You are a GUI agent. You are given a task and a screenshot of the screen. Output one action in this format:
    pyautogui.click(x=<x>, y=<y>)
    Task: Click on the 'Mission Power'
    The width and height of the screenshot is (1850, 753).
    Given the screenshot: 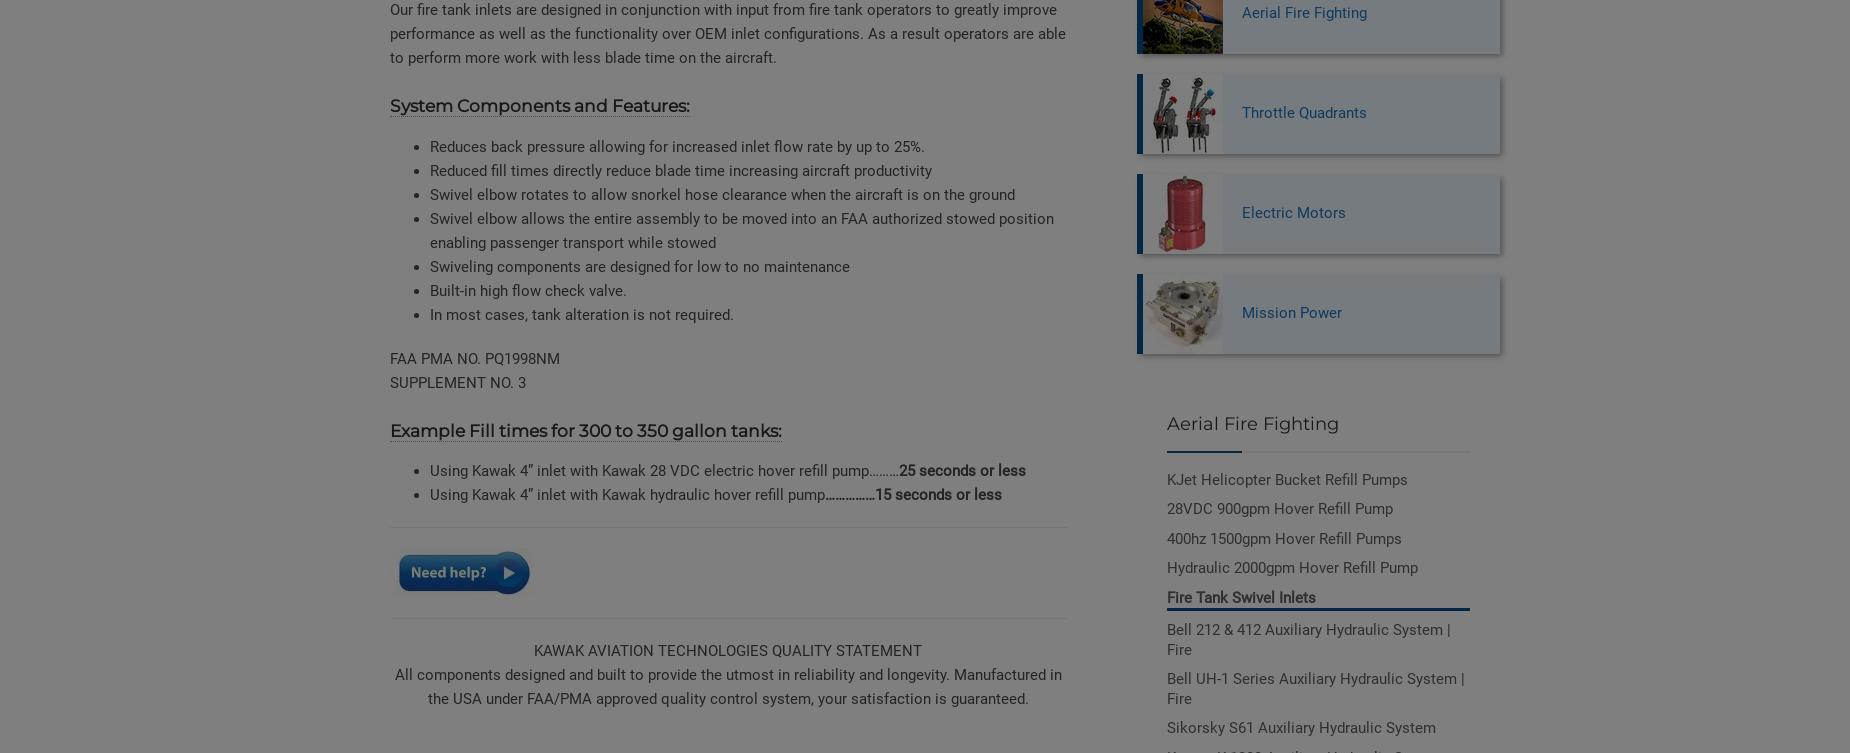 What is the action you would take?
    pyautogui.click(x=1288, y=313)
    